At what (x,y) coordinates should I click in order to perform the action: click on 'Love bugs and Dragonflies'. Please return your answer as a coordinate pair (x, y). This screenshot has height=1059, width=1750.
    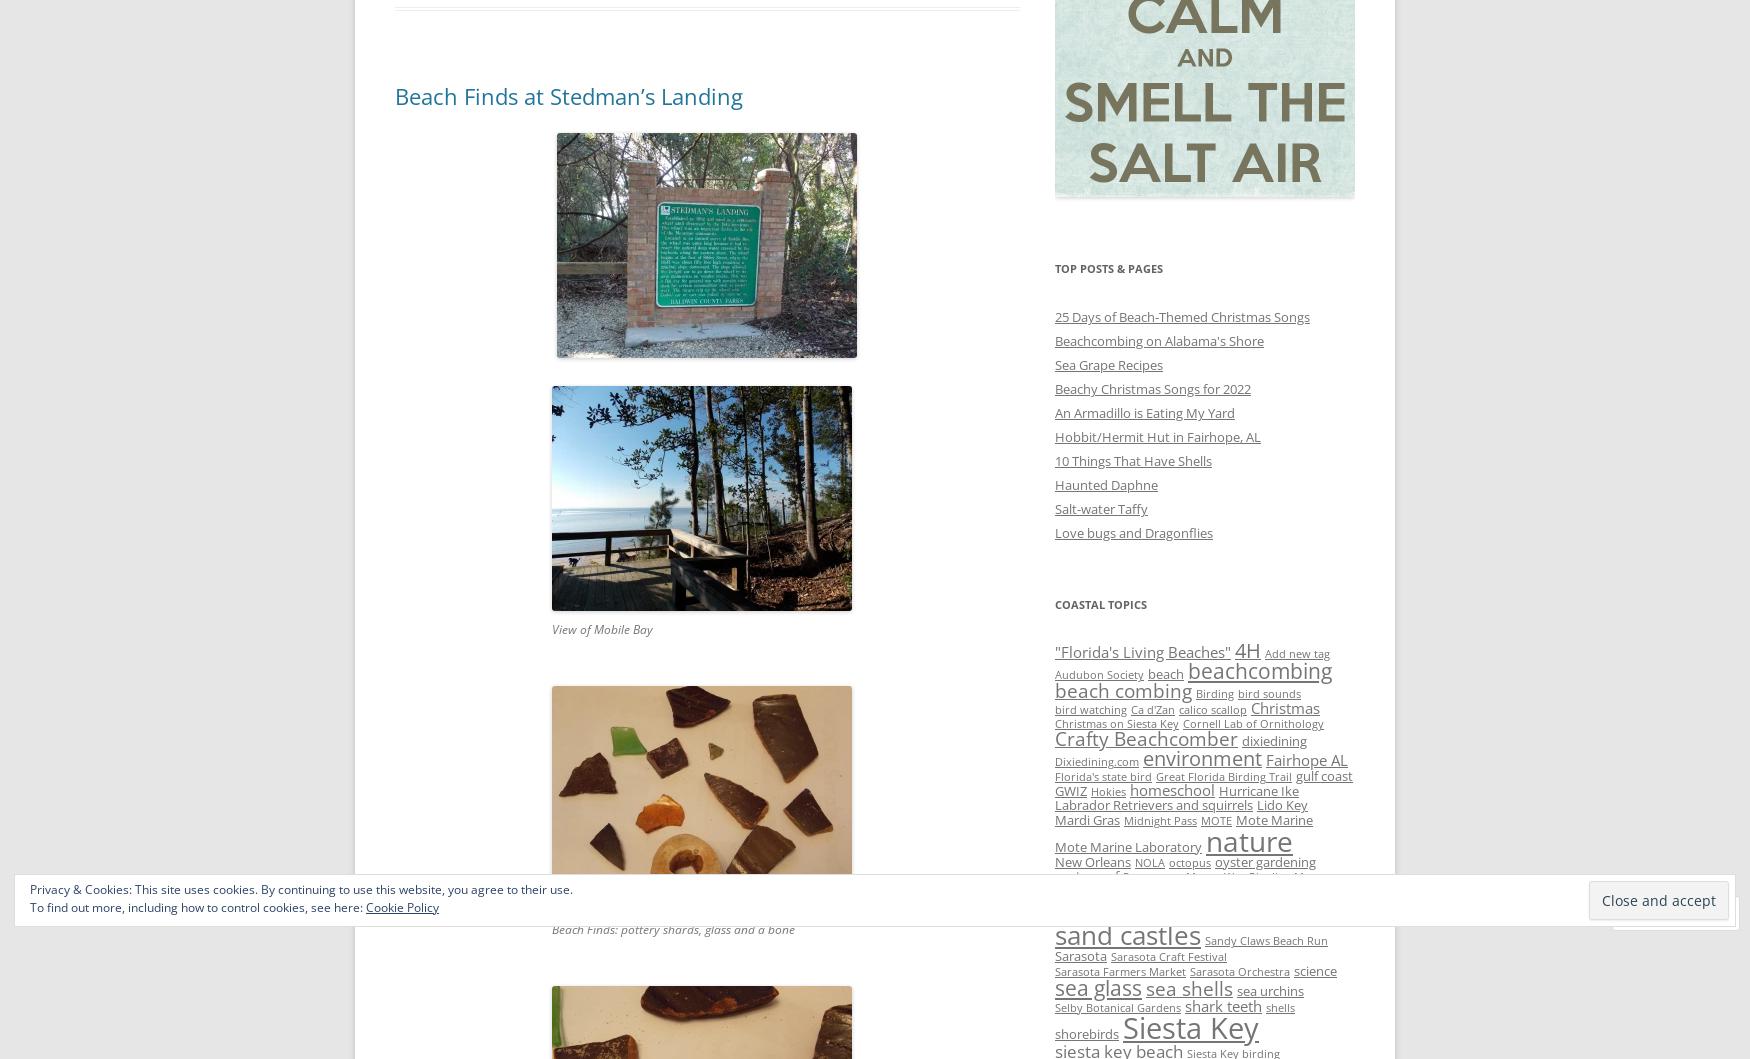
    Looking at the image, I should click on (1133, 531).